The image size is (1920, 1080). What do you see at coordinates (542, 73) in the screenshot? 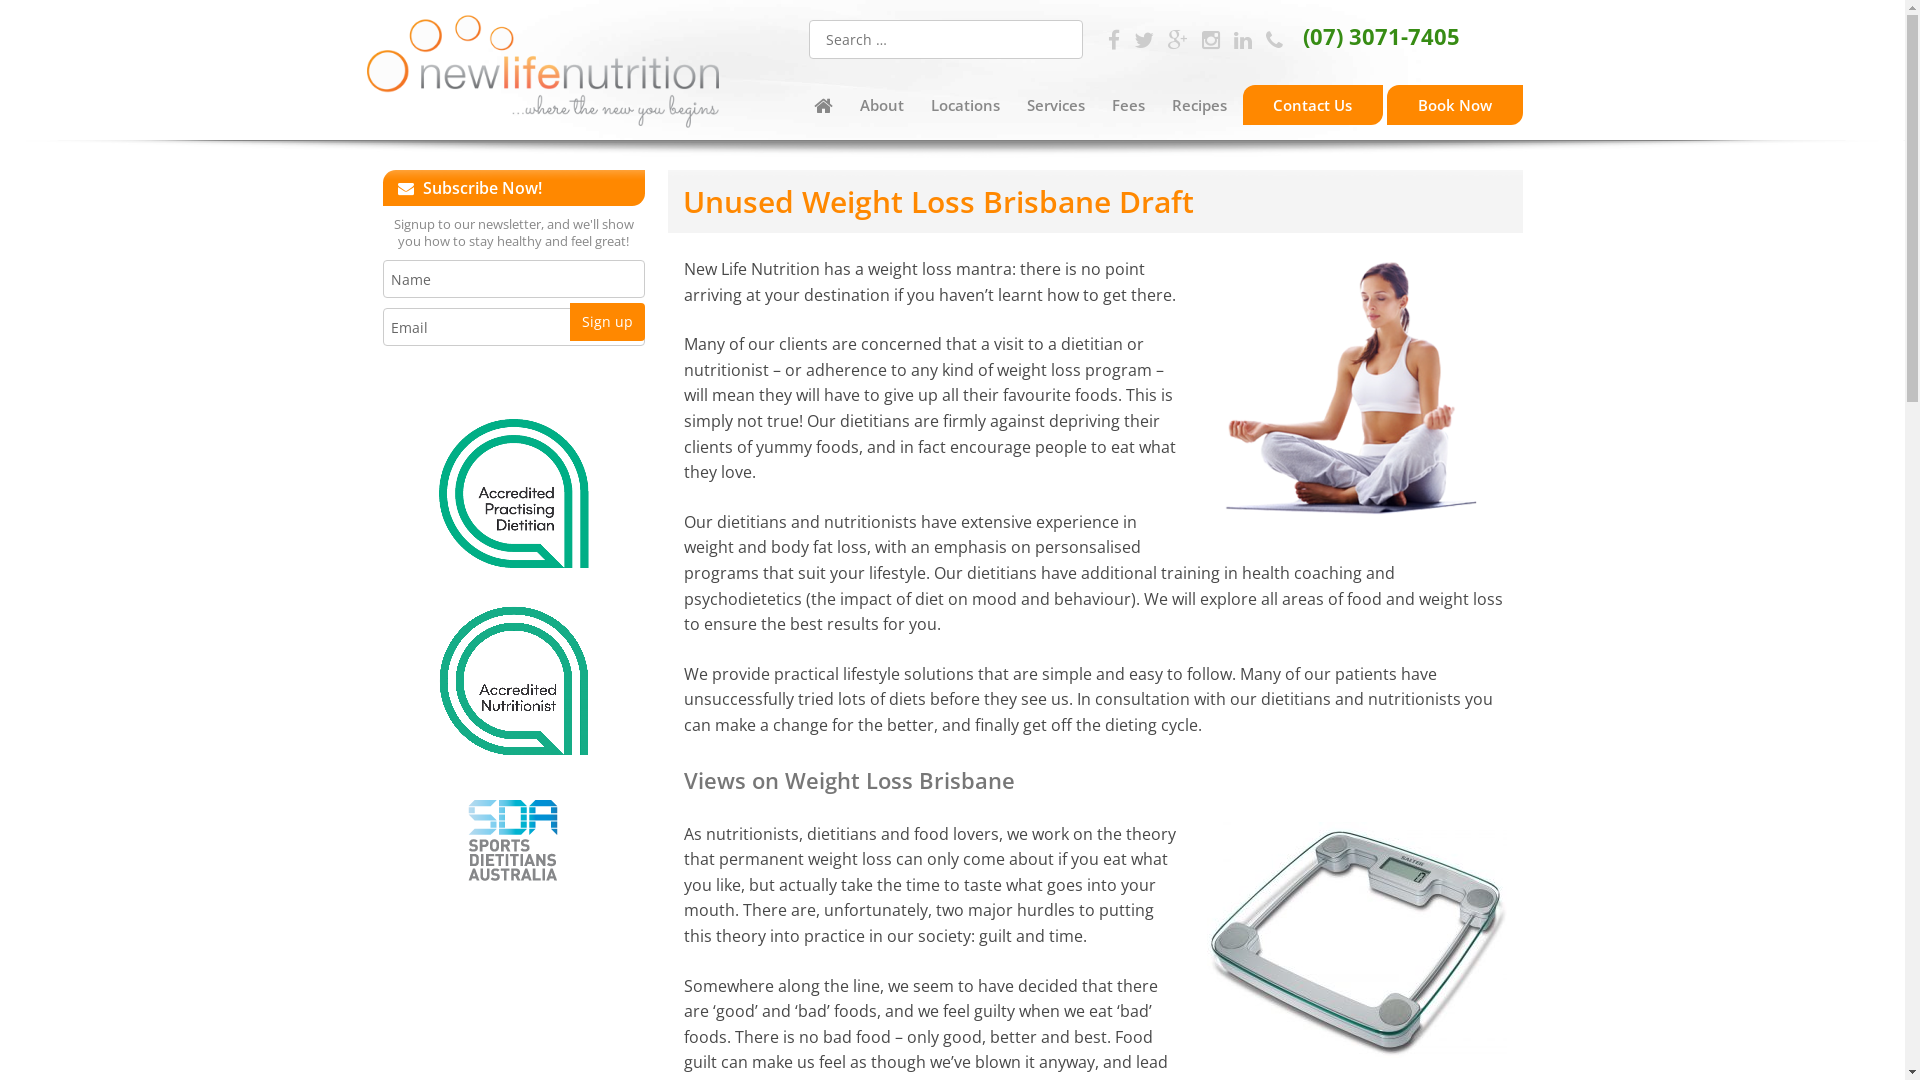
I see `'New Life Nutrition'` at bounding box center [542, 73].